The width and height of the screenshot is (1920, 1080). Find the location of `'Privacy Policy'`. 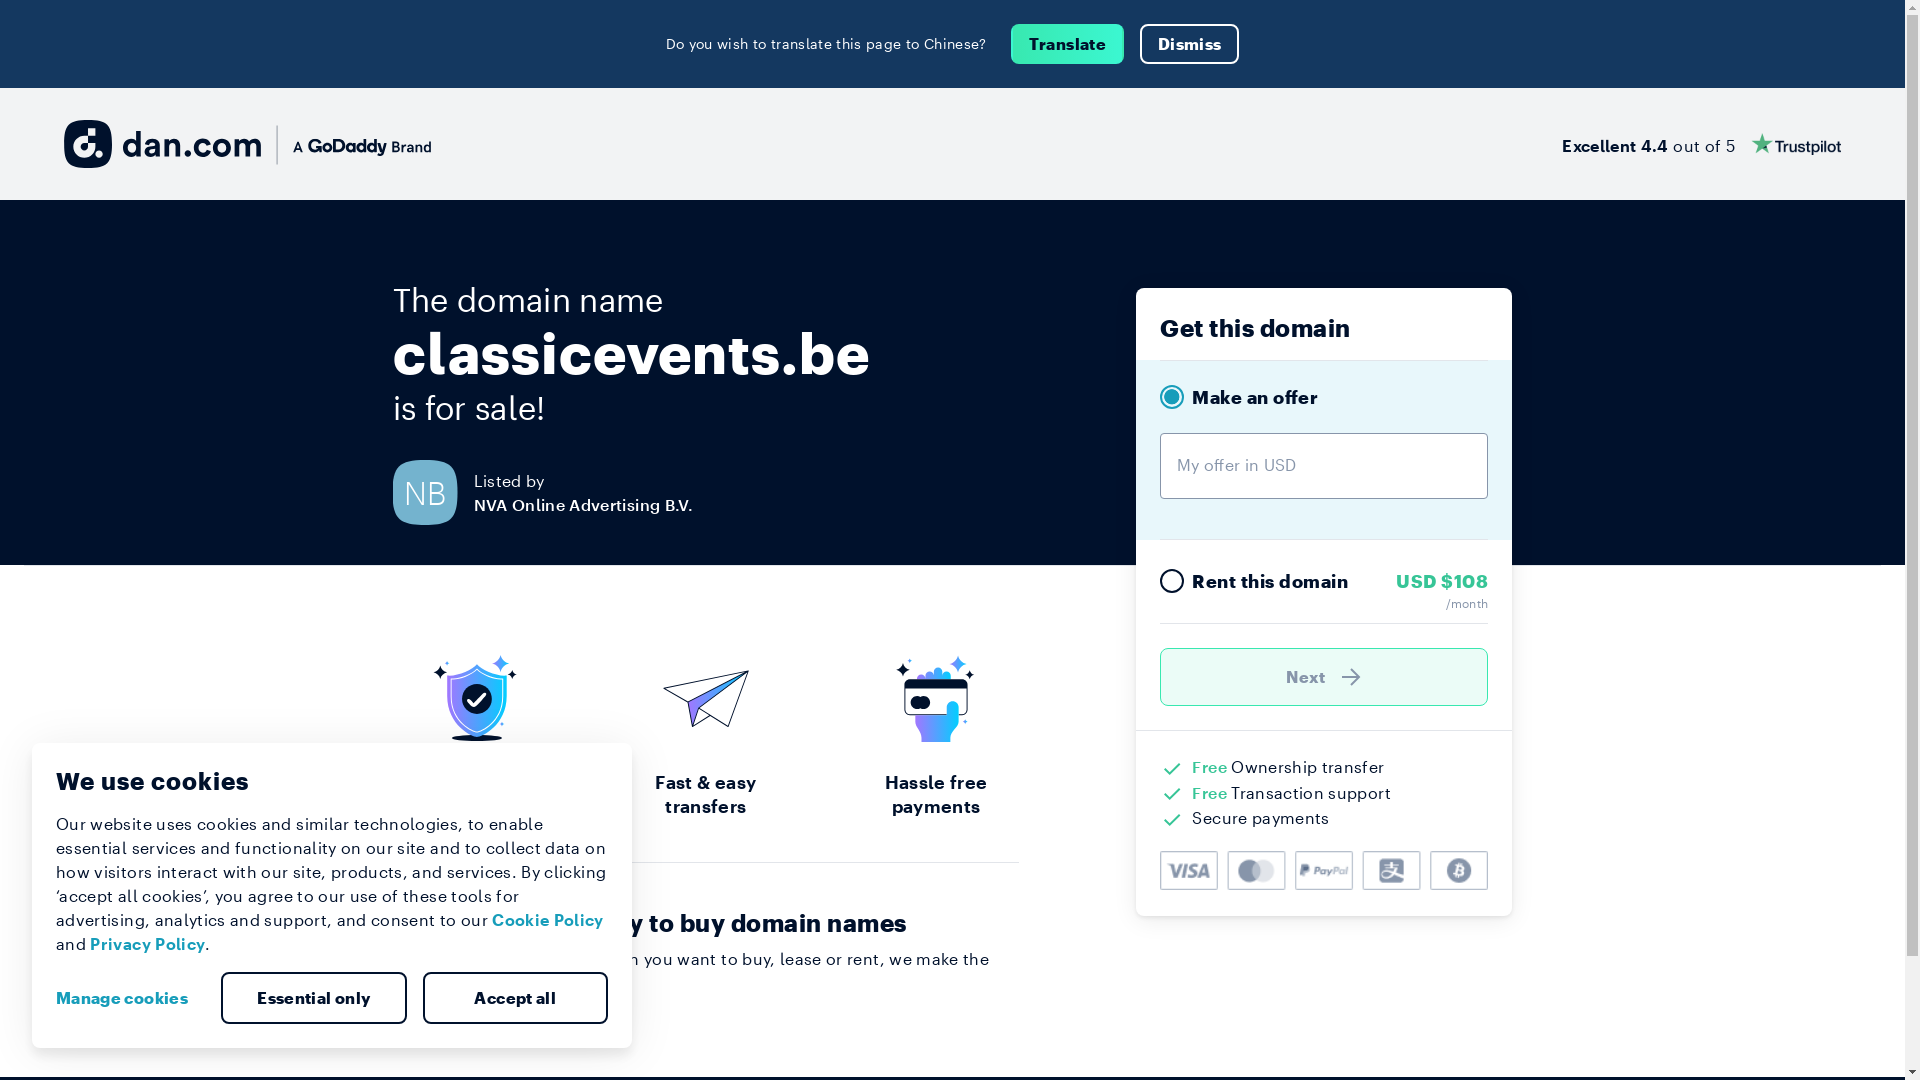

'Privacy Policy' is located at coordinates (89, 943).